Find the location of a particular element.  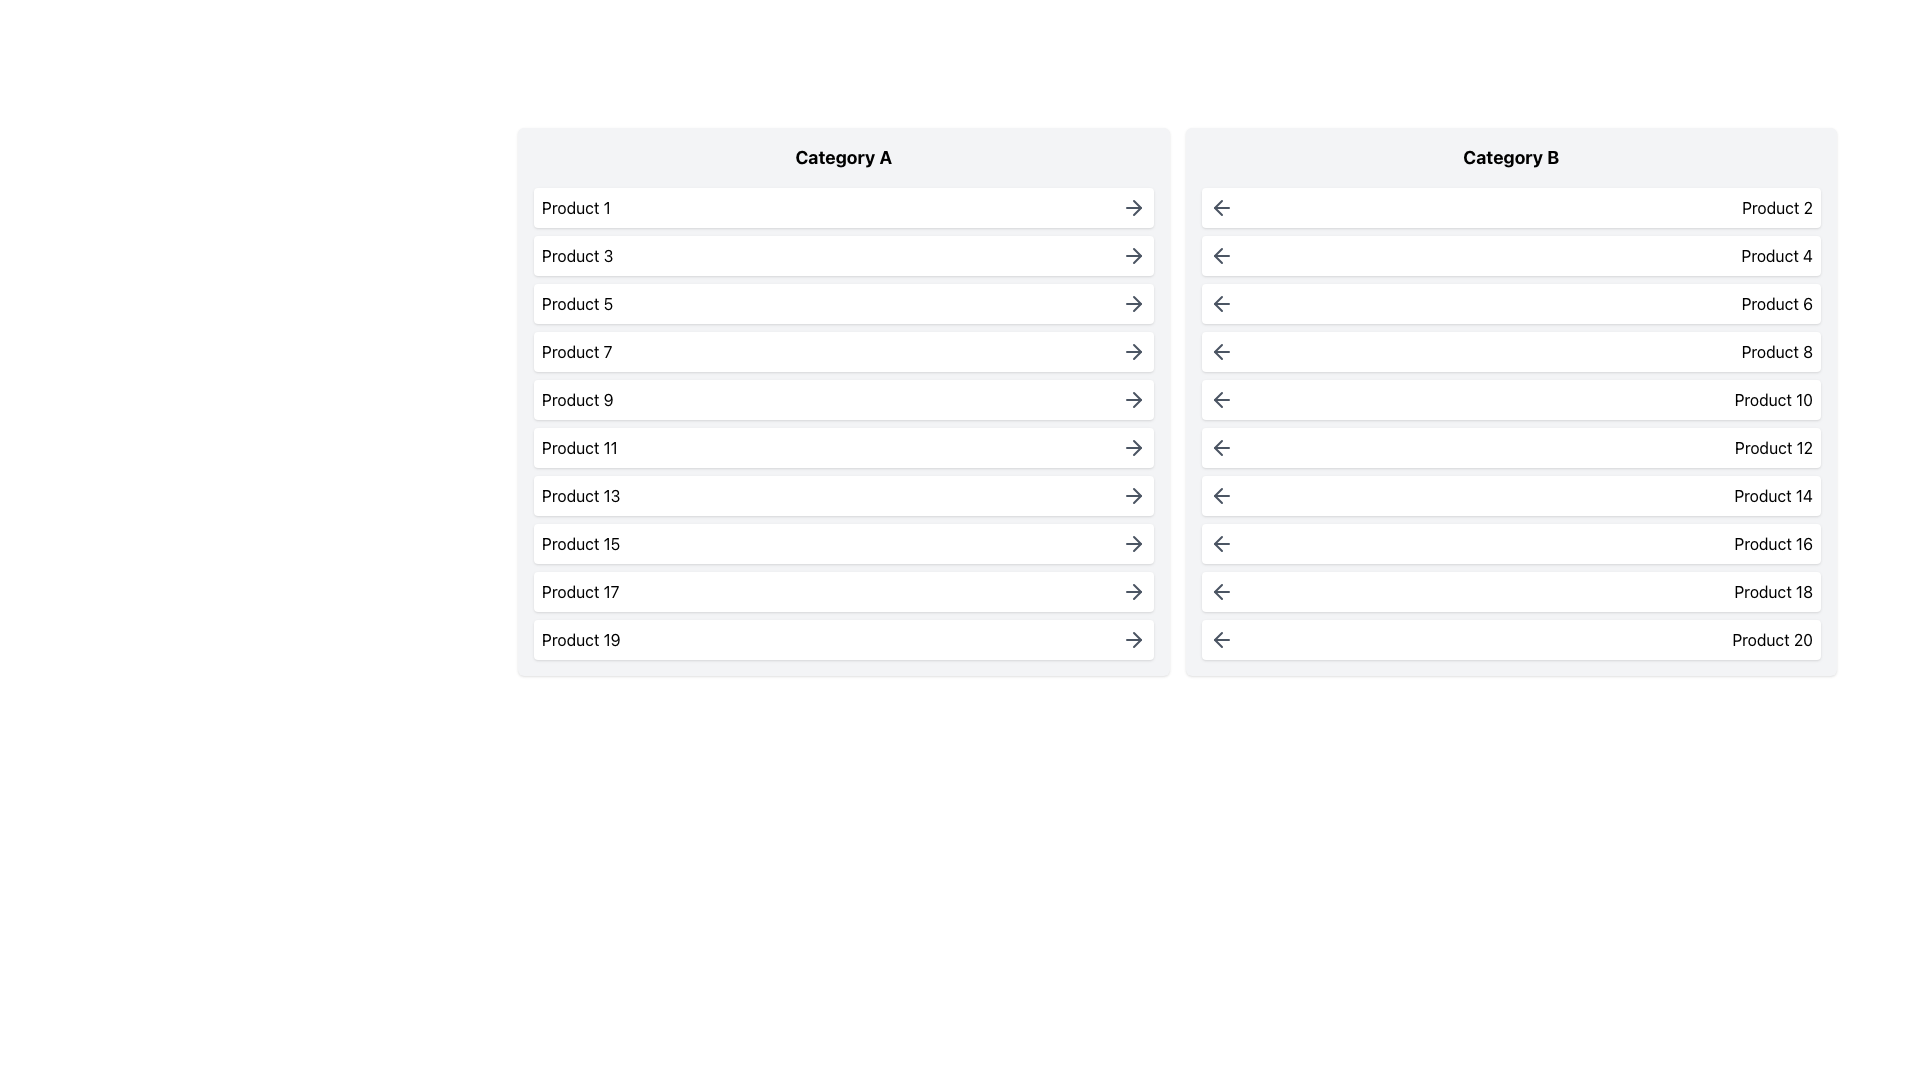

the list item for 'Product 11' located under 'Category A' is located at coordinates (843, 446).